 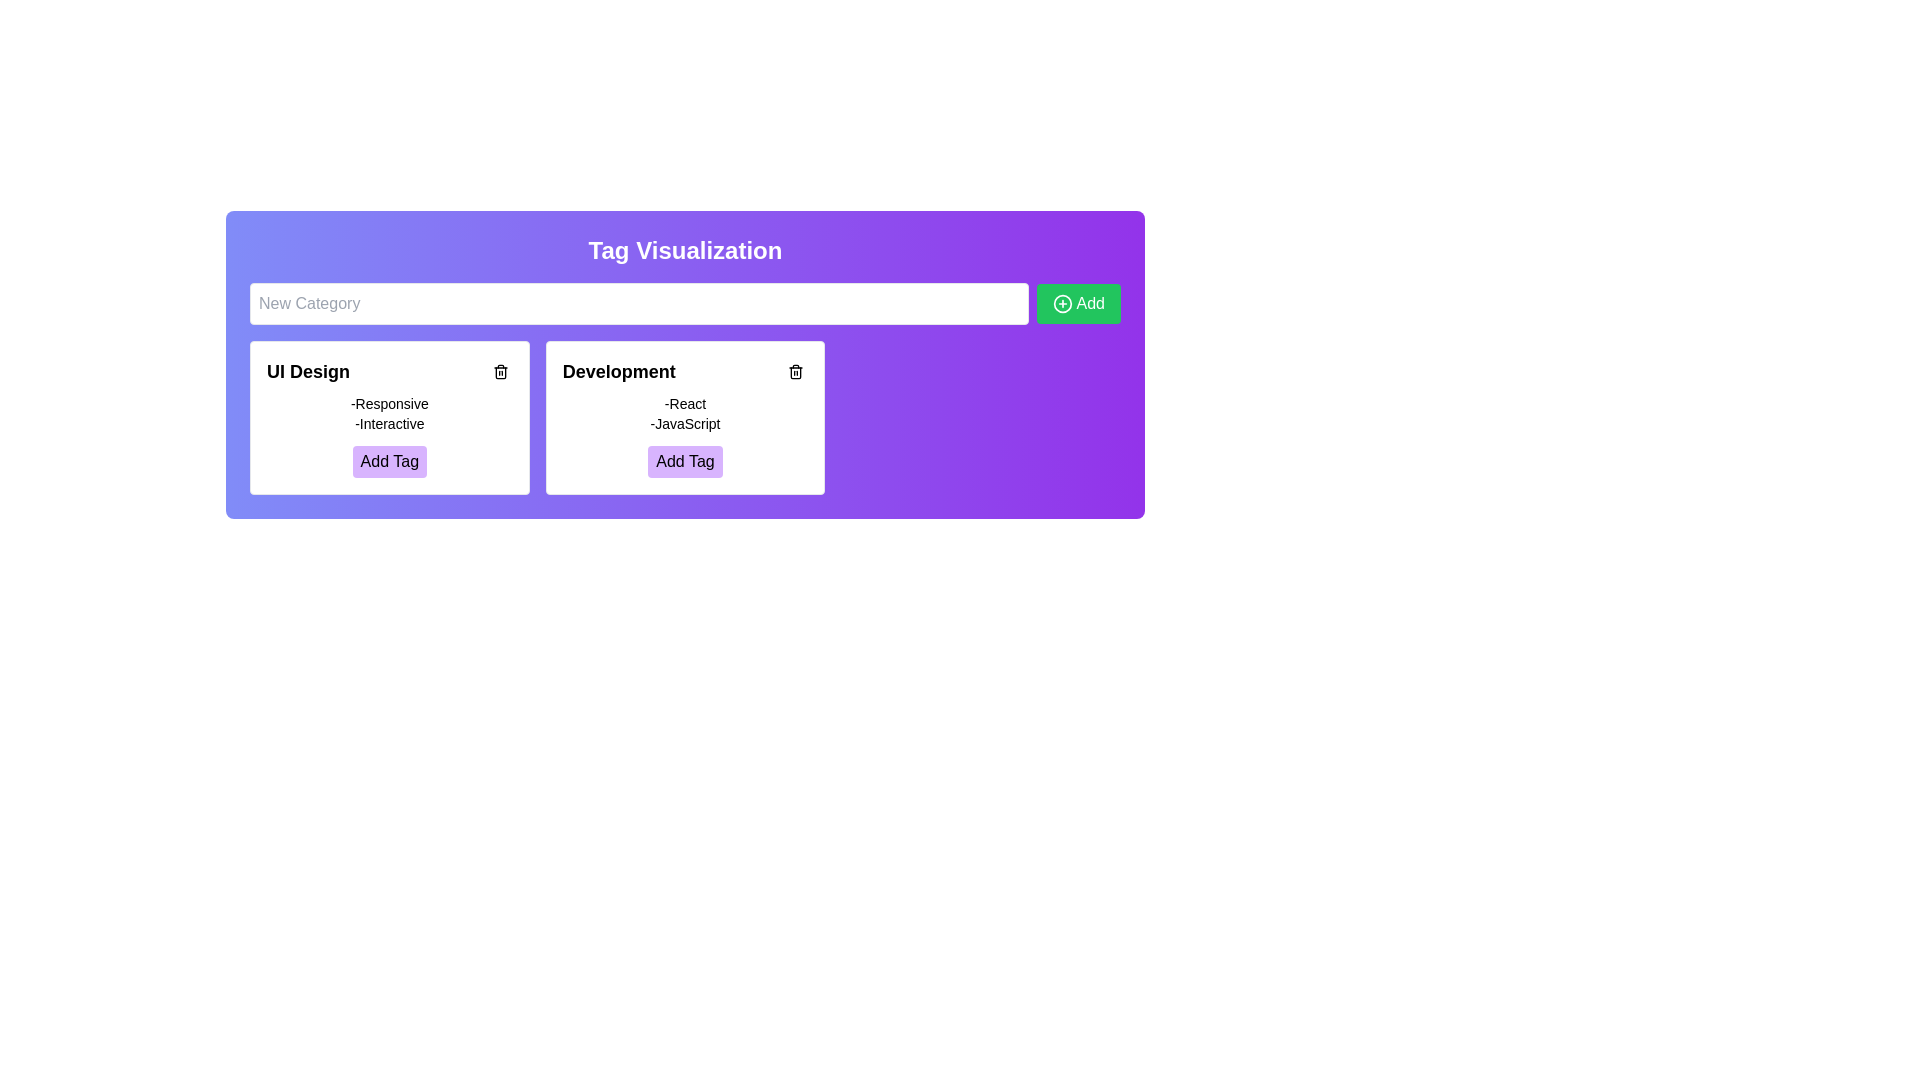 What do you see at coordinates (795, 373) in the screenshot?
I see `the trash bin icon located at the top-right corner of the 'Development' card` at bounding box center [795, 373].